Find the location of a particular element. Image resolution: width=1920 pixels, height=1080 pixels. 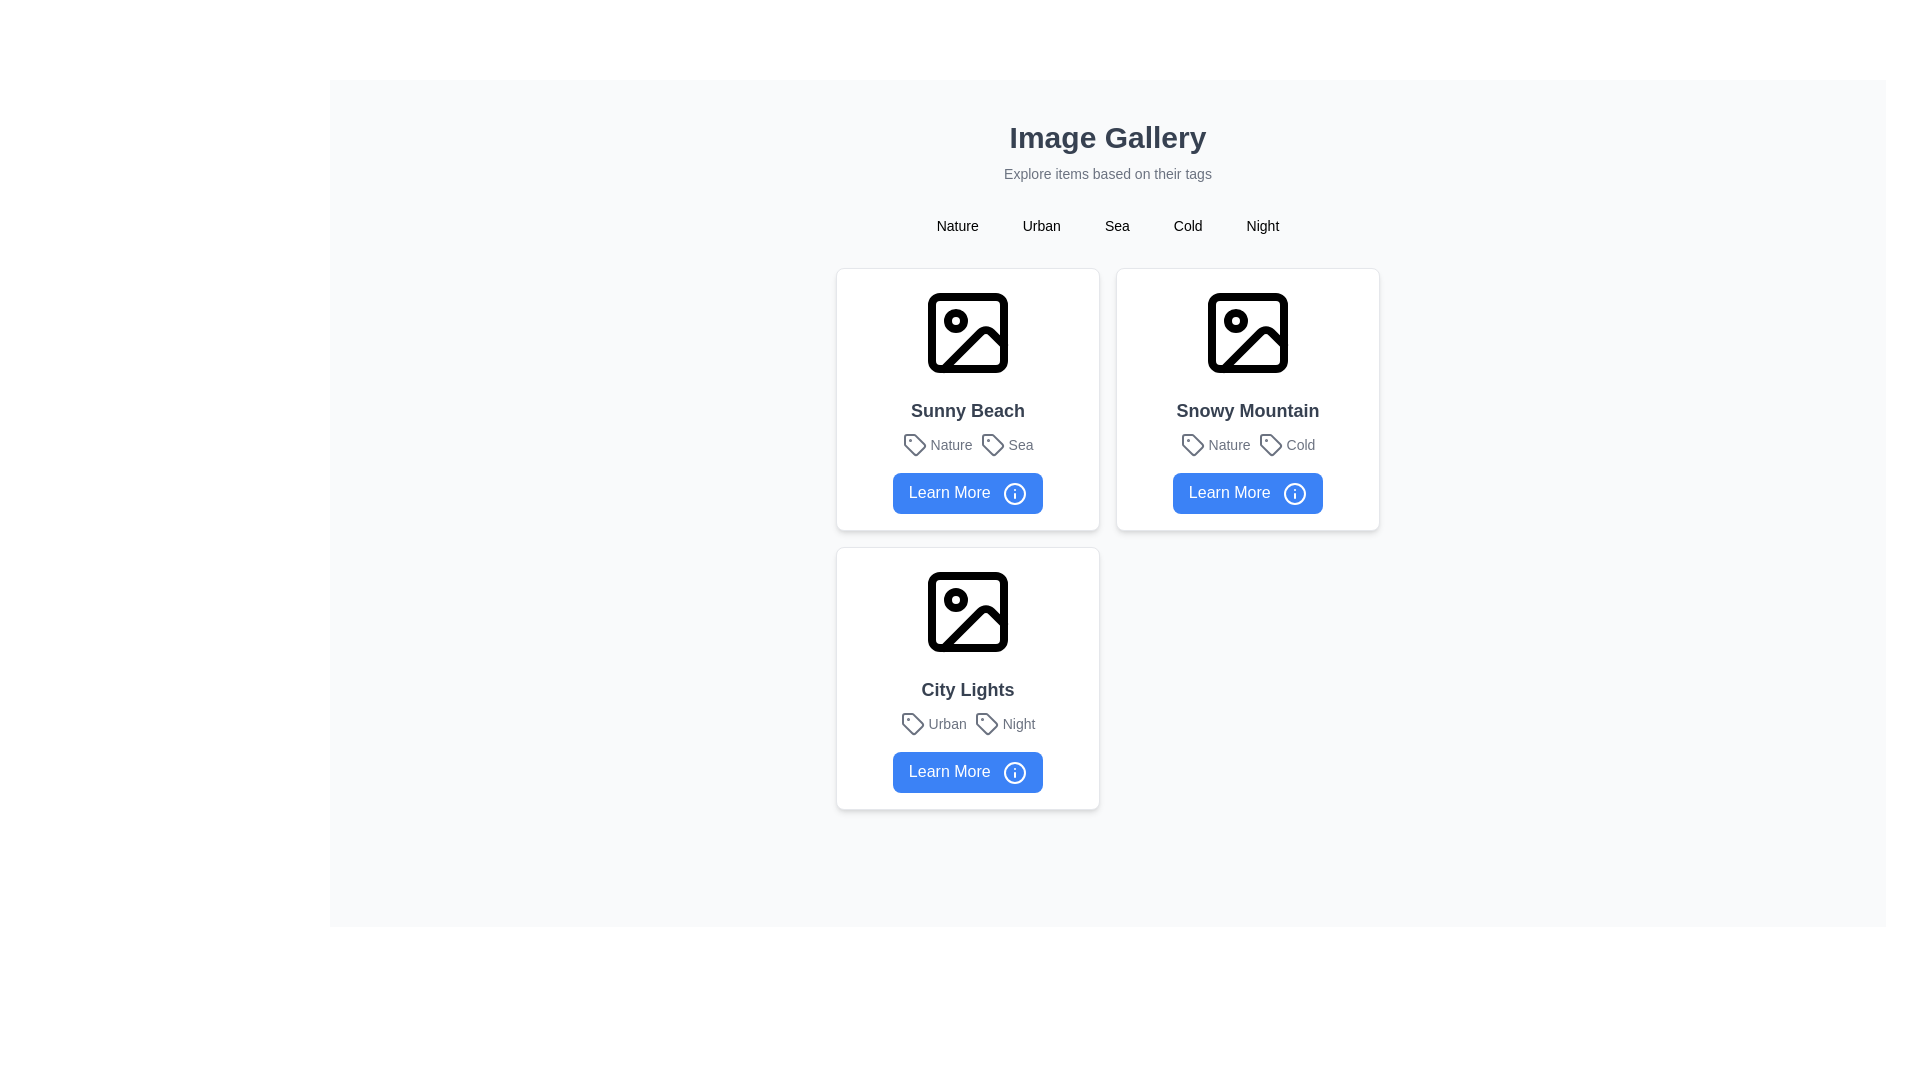

the blue rectangular button labeled 'Learn More' with an information icon, located in the upper-right card of the 'Snowy Mountain' interface grid is located at coordinates (1247, 493).